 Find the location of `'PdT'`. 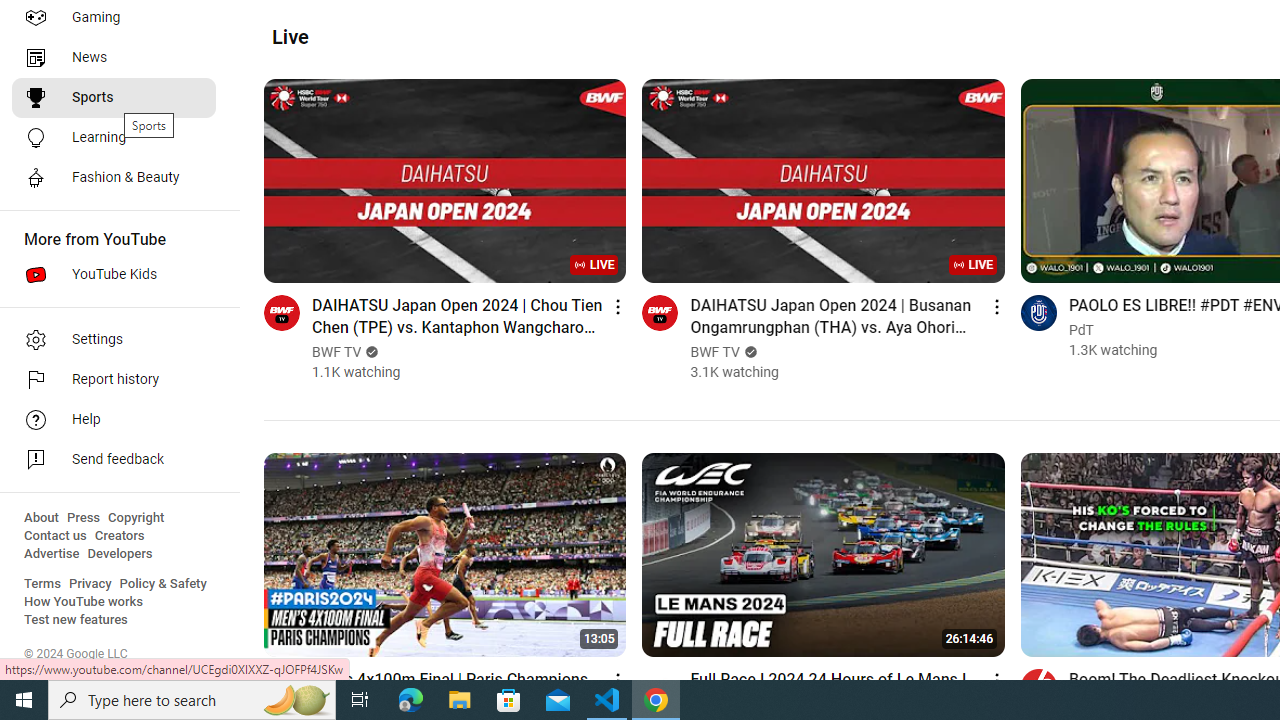

'PdT' is located at coordinates (1080, 329).